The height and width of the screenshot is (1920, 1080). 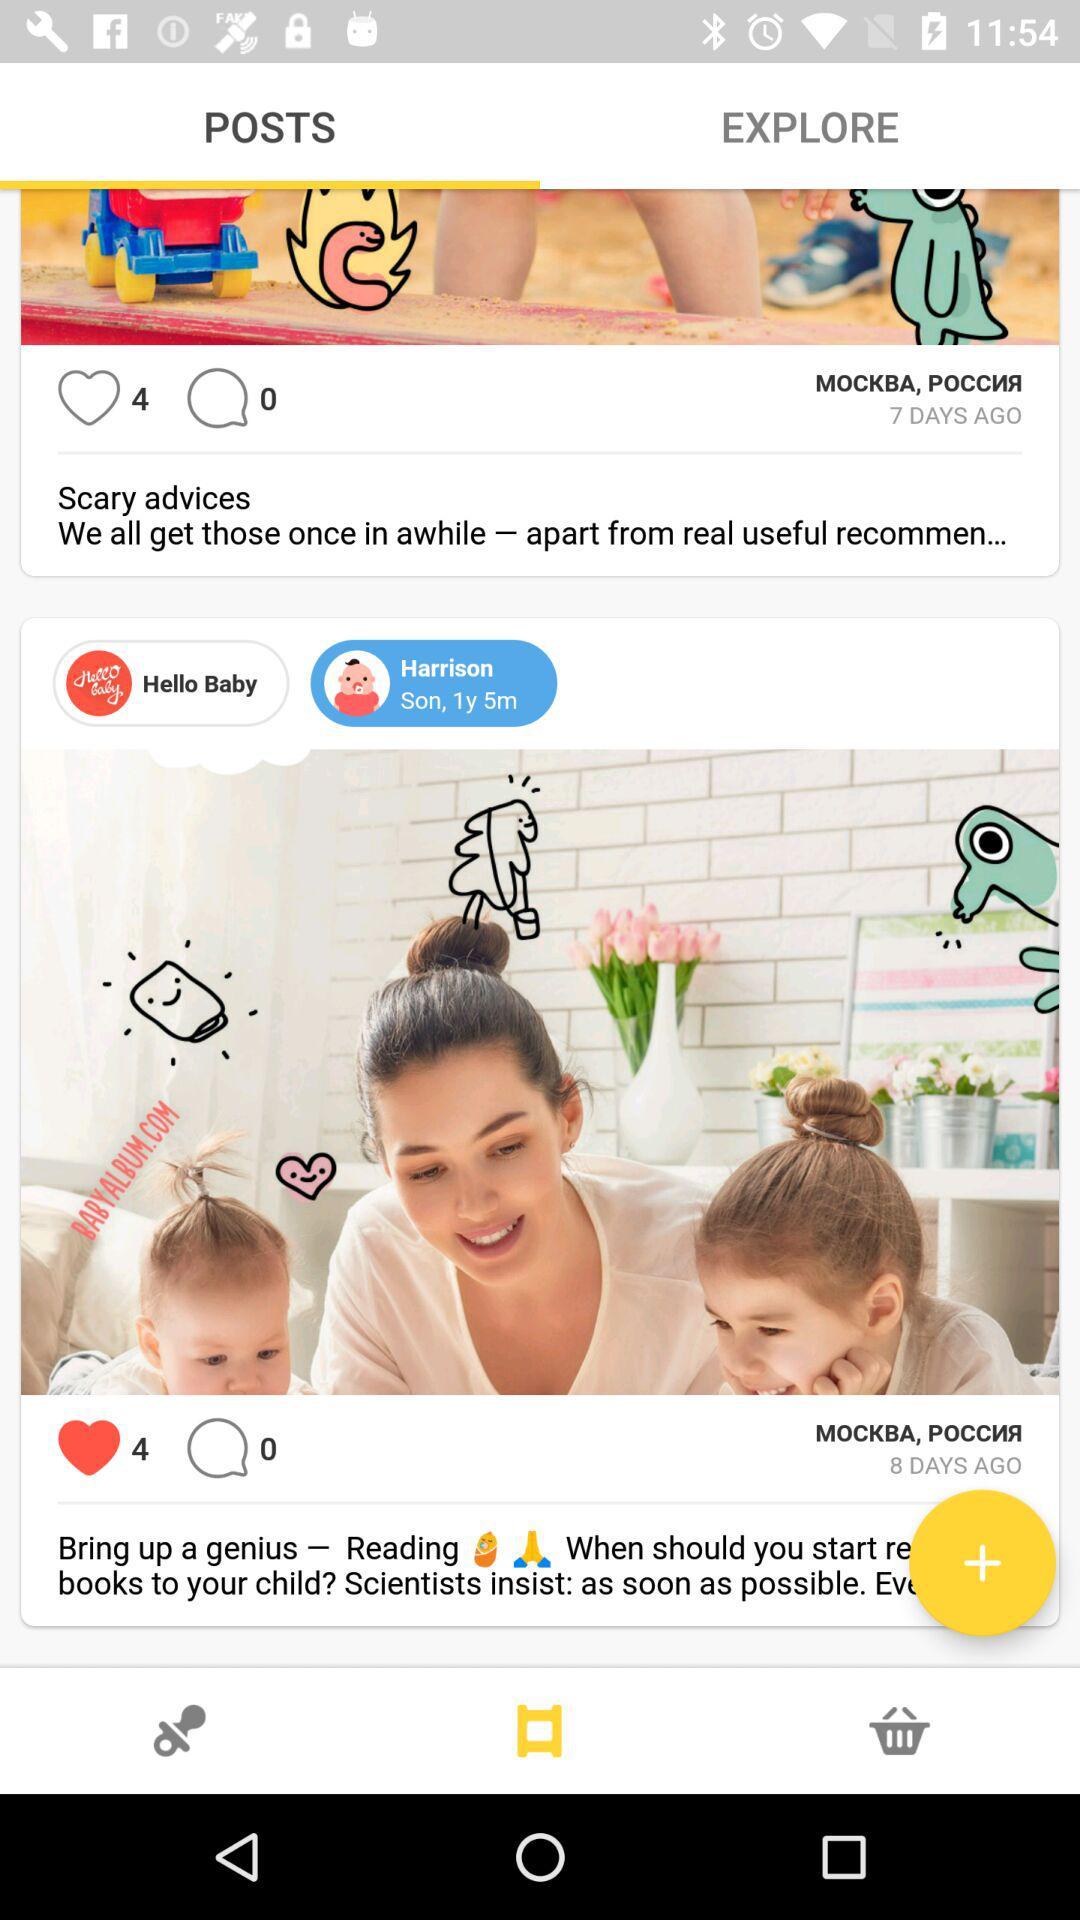 I want to click on item below the 8 days ago, so click(x=981, y=1562).